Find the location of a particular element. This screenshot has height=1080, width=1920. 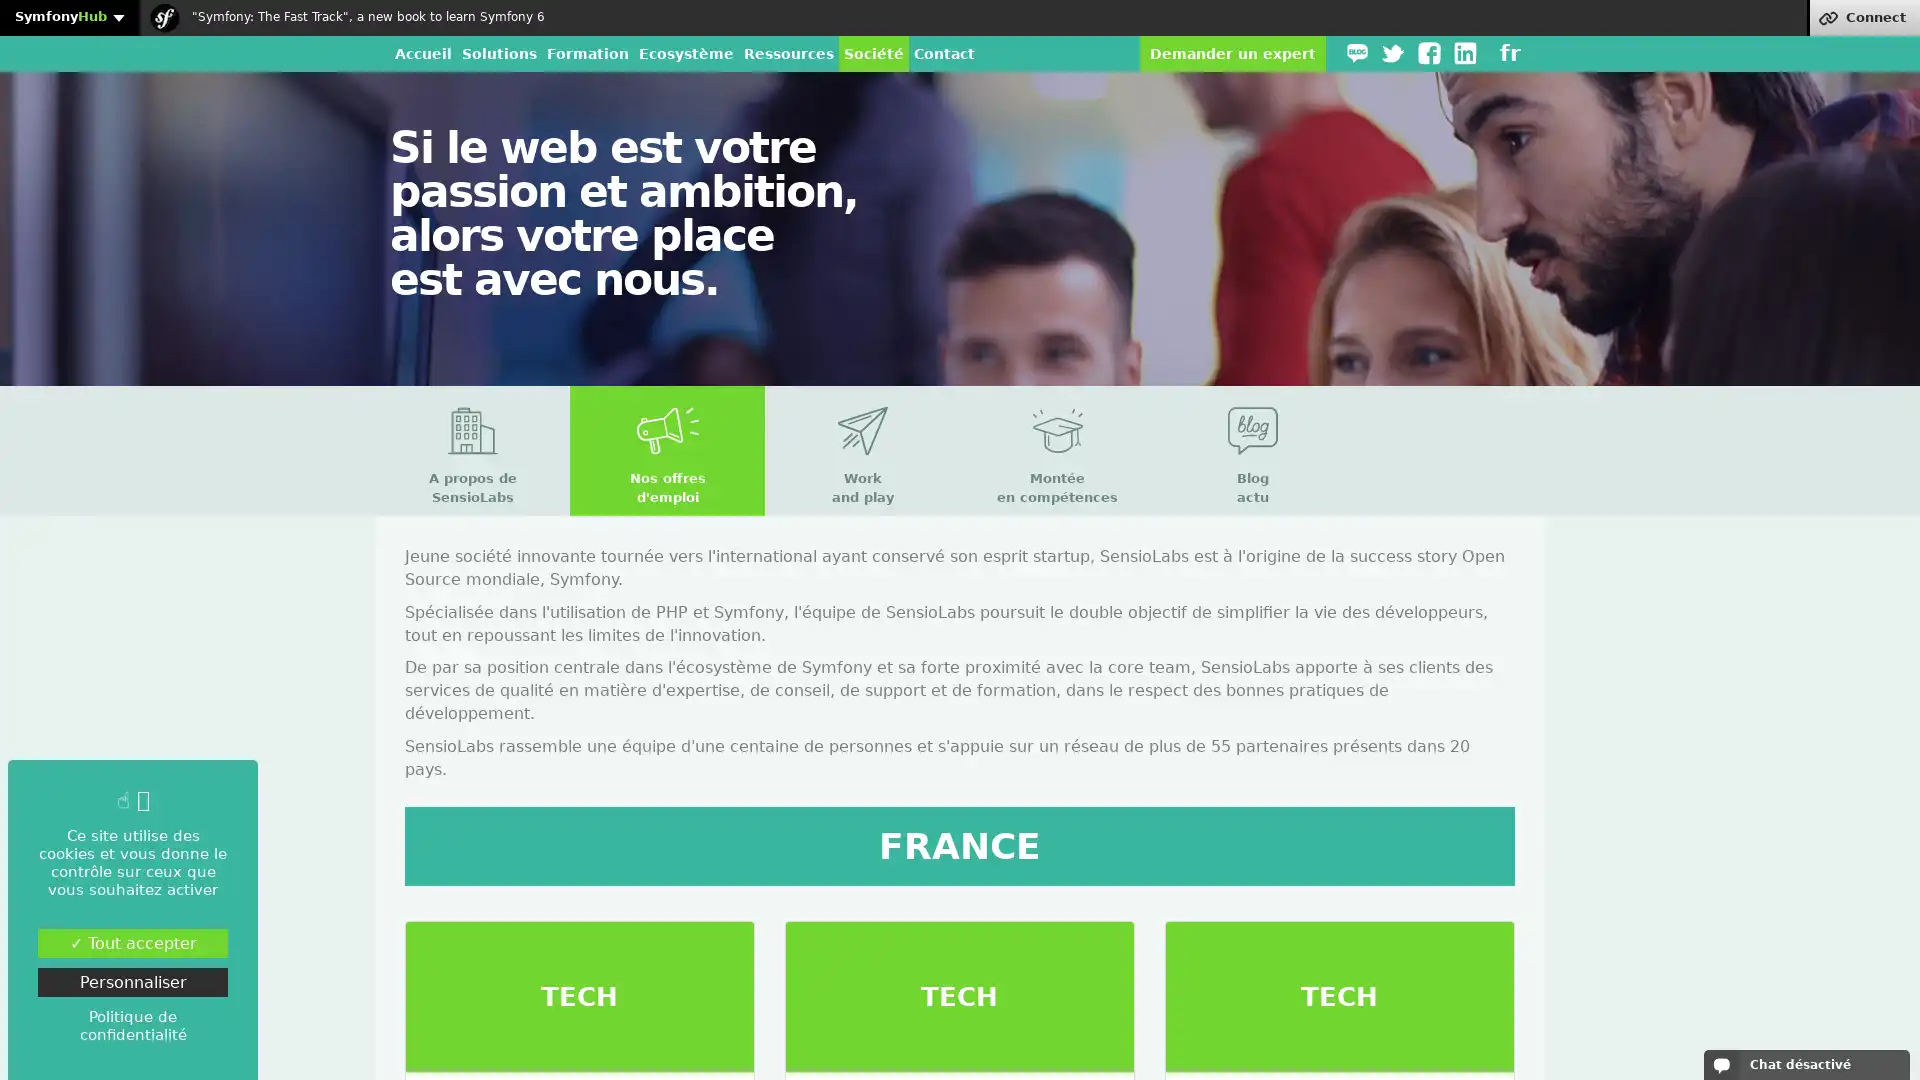

Personnaliser is located at coordinates (132, 981).